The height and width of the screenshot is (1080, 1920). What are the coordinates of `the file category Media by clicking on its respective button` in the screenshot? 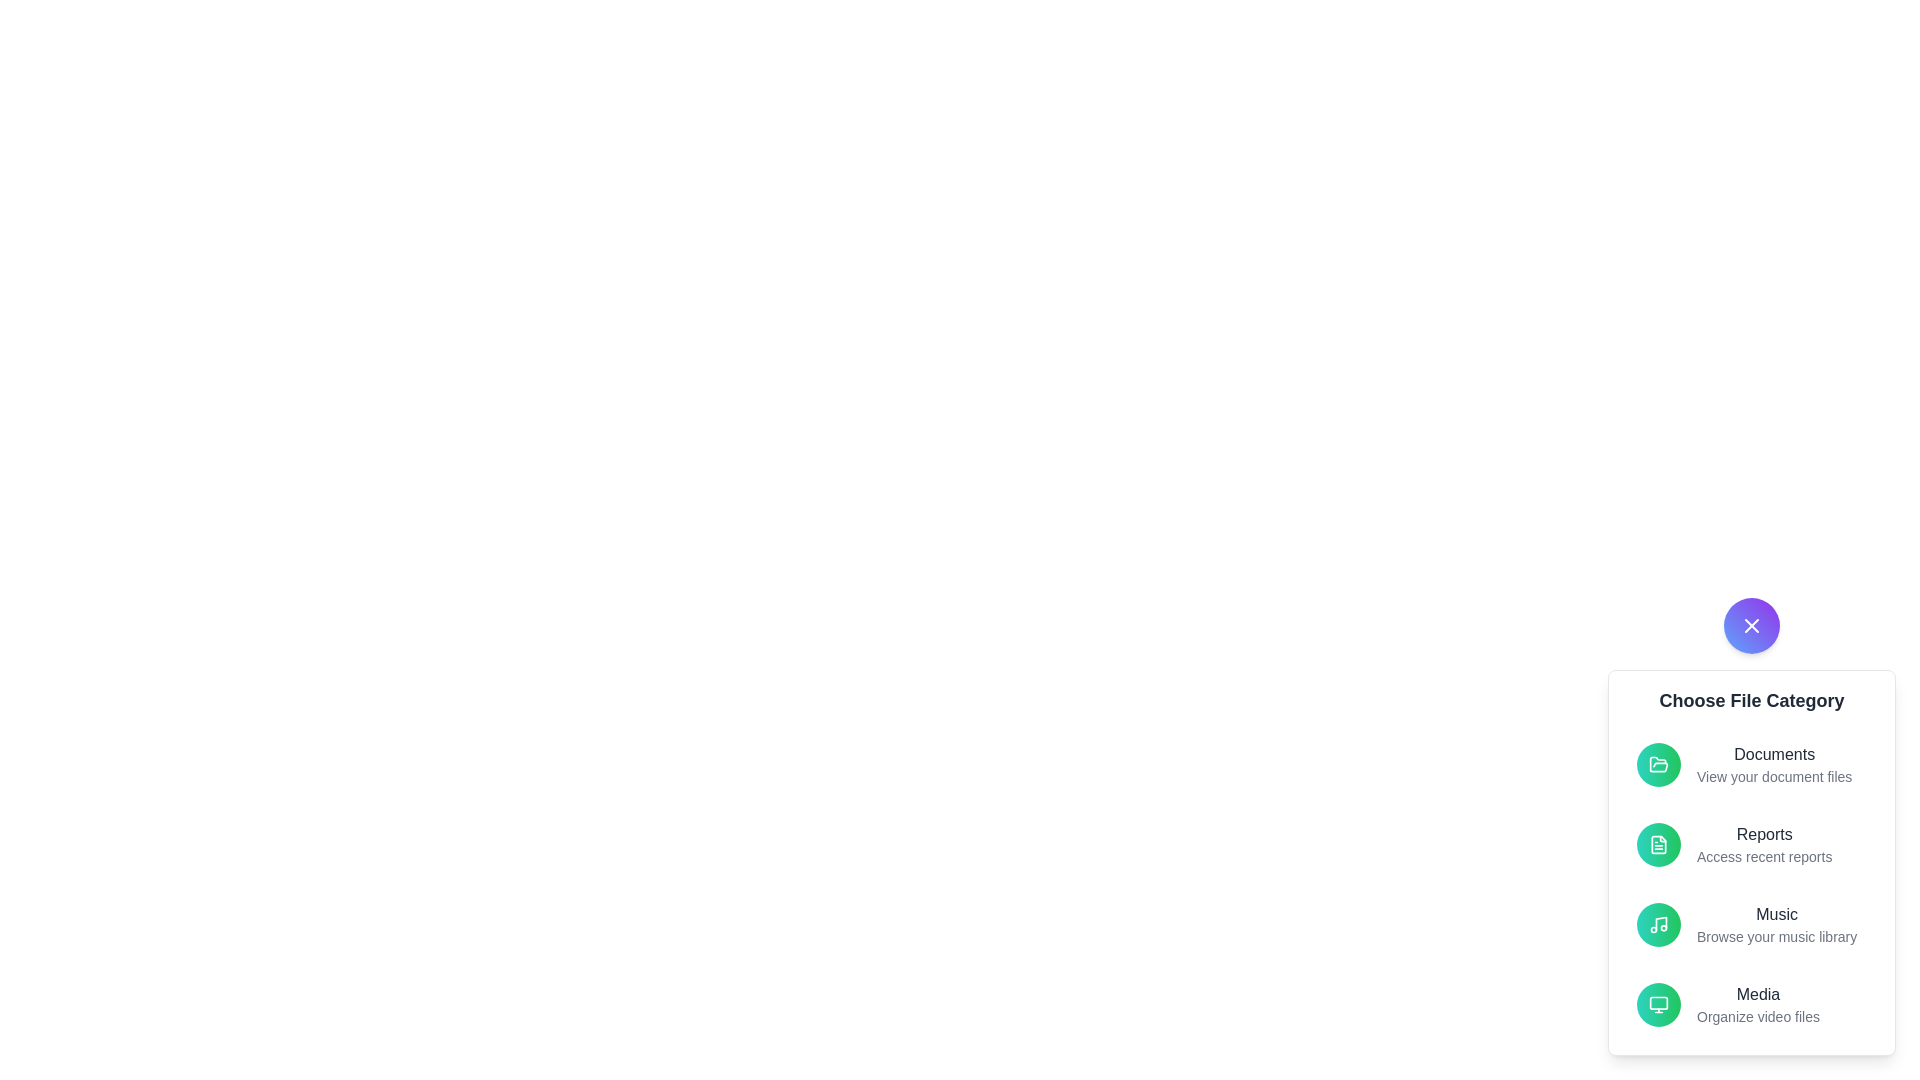 It's located at (1659, 1005).